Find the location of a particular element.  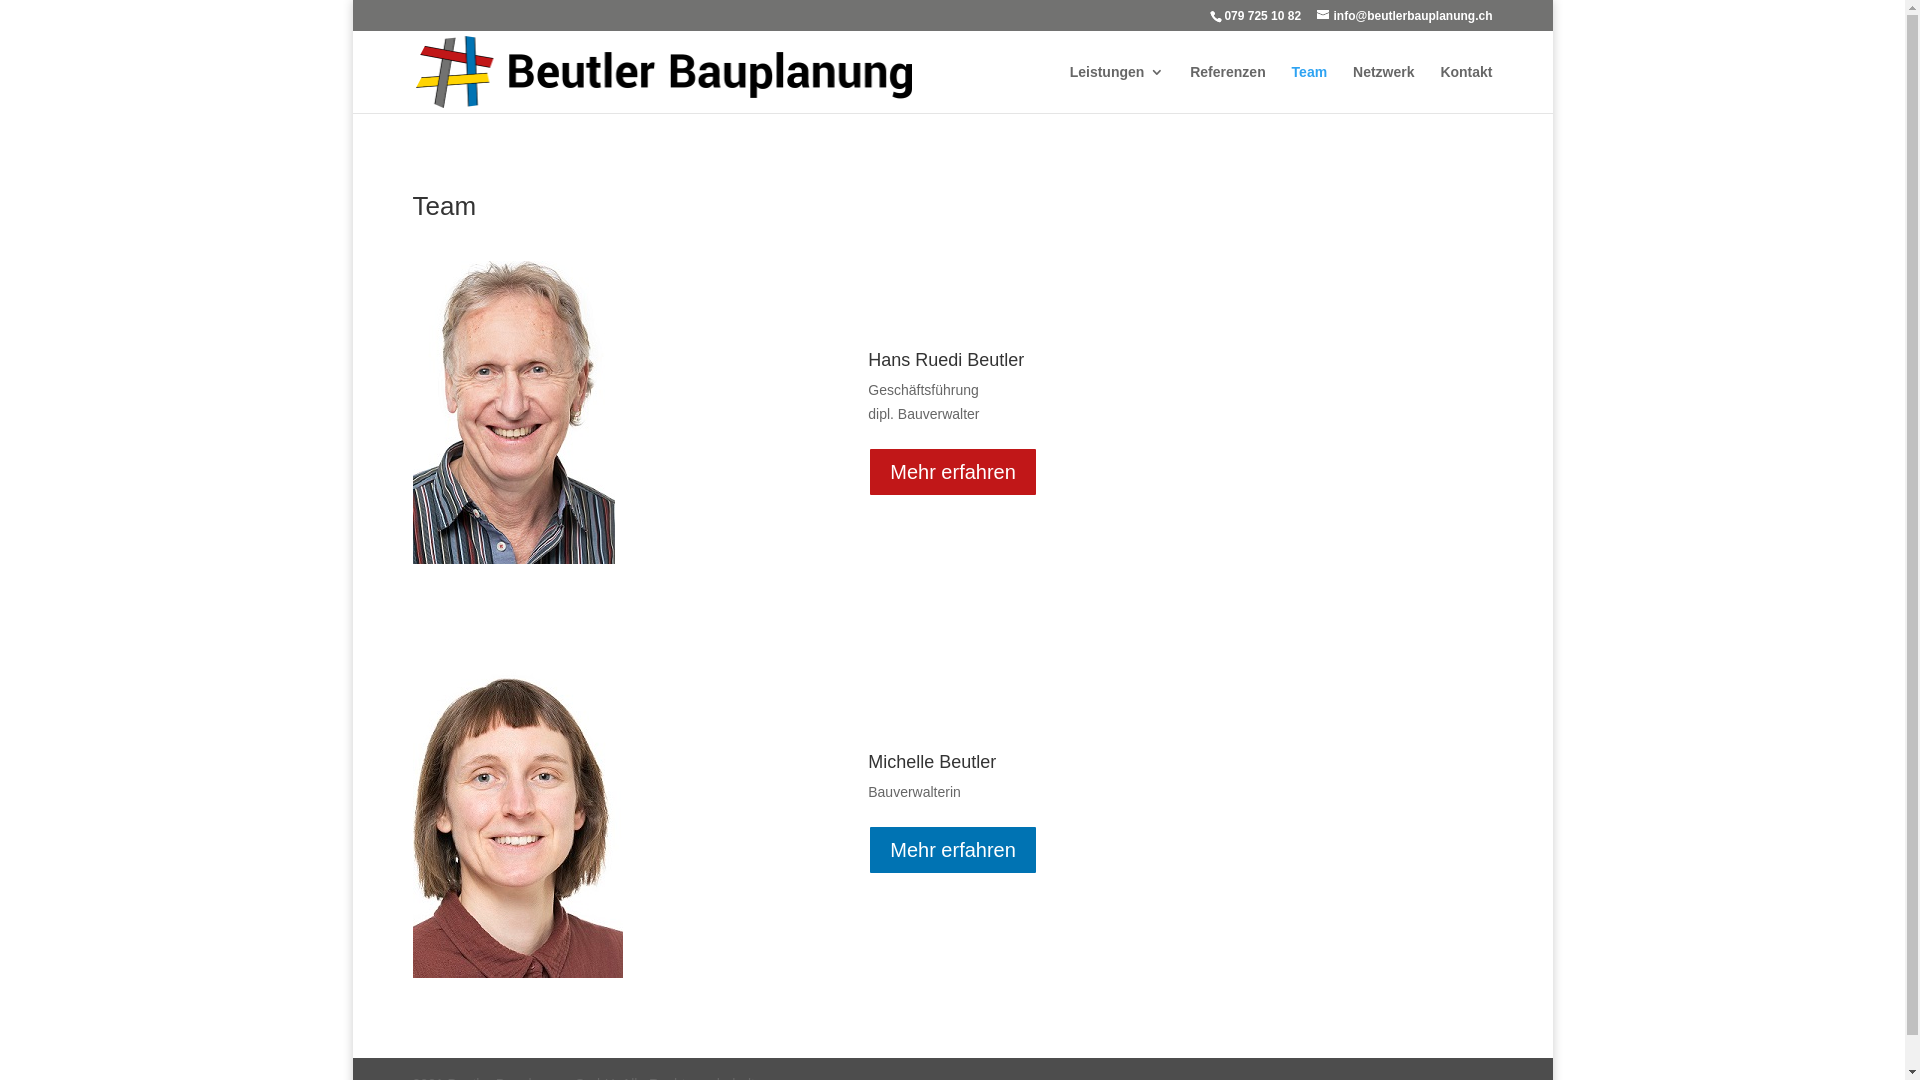

'Beutler_Hans Ruedi_1' is located at coordinates (513, 411).